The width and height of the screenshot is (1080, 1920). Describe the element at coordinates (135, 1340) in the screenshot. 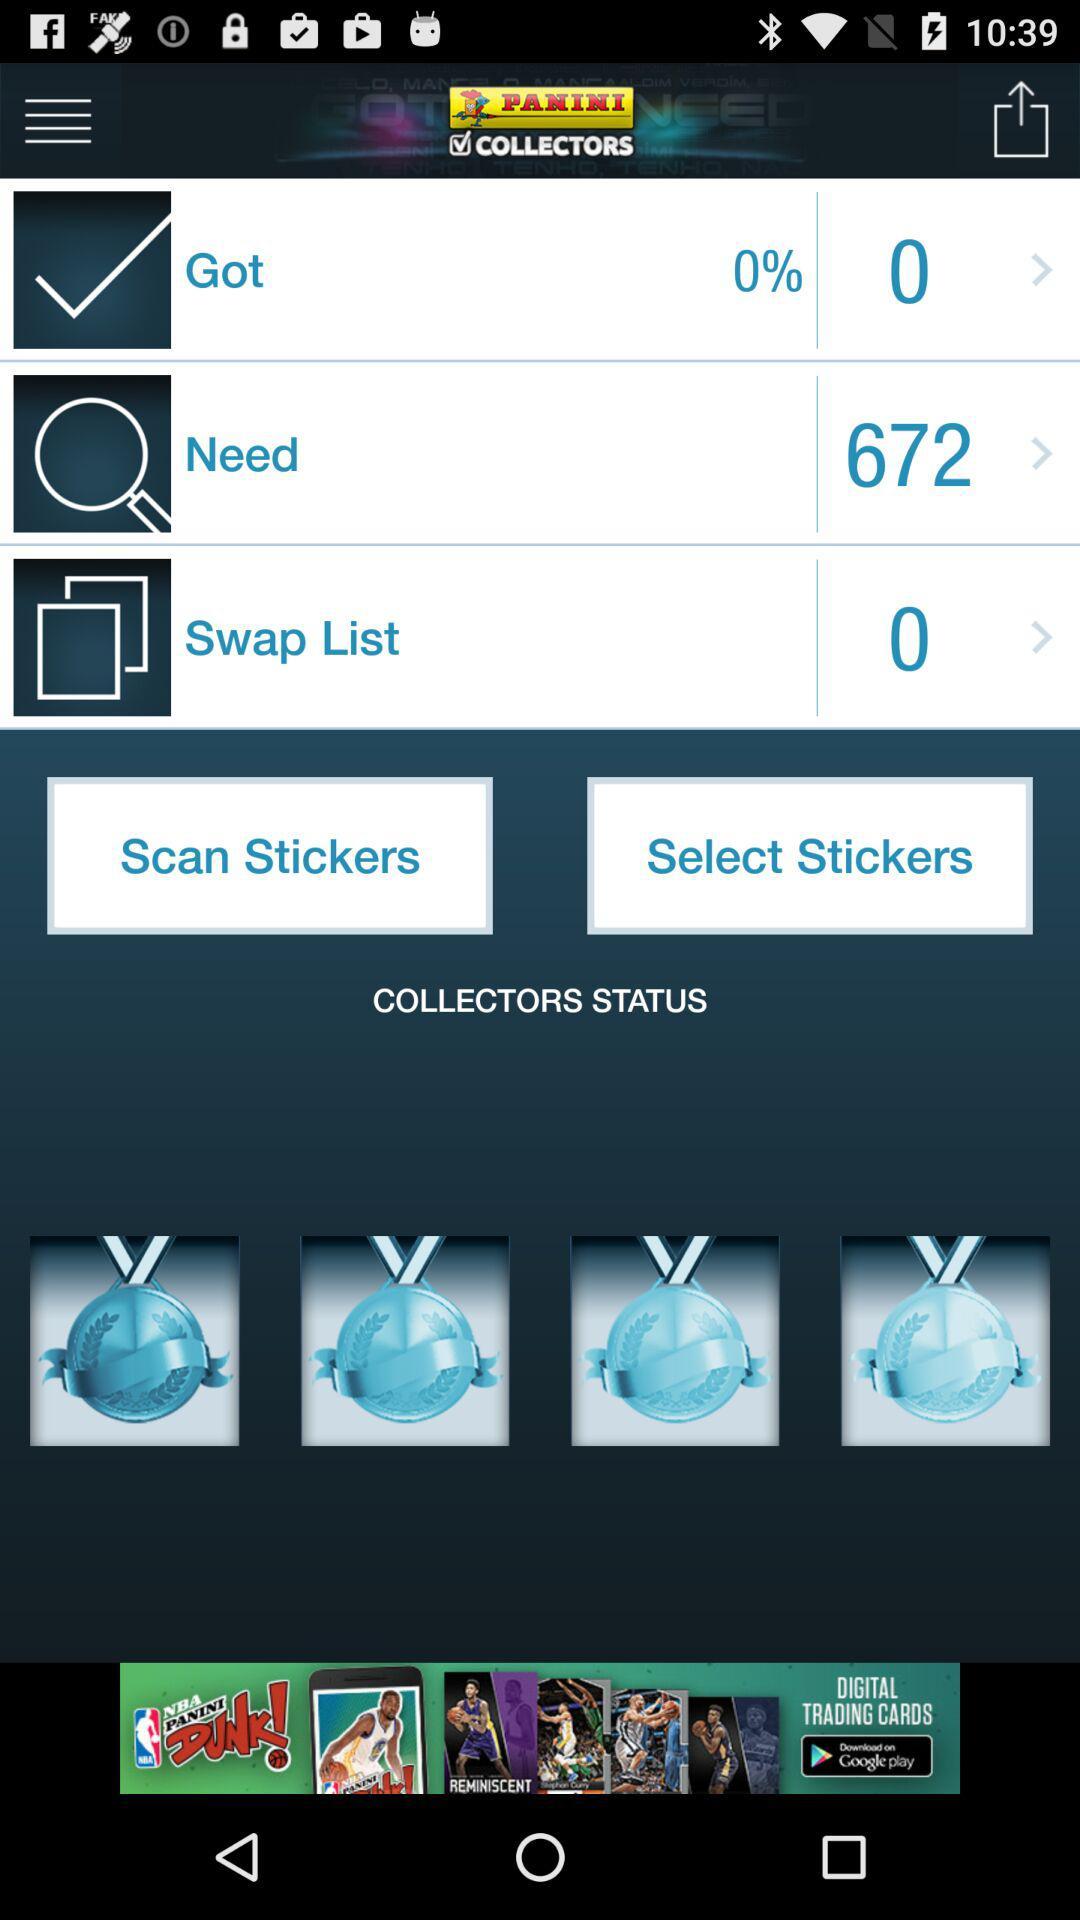

I see `sticker` at that location.